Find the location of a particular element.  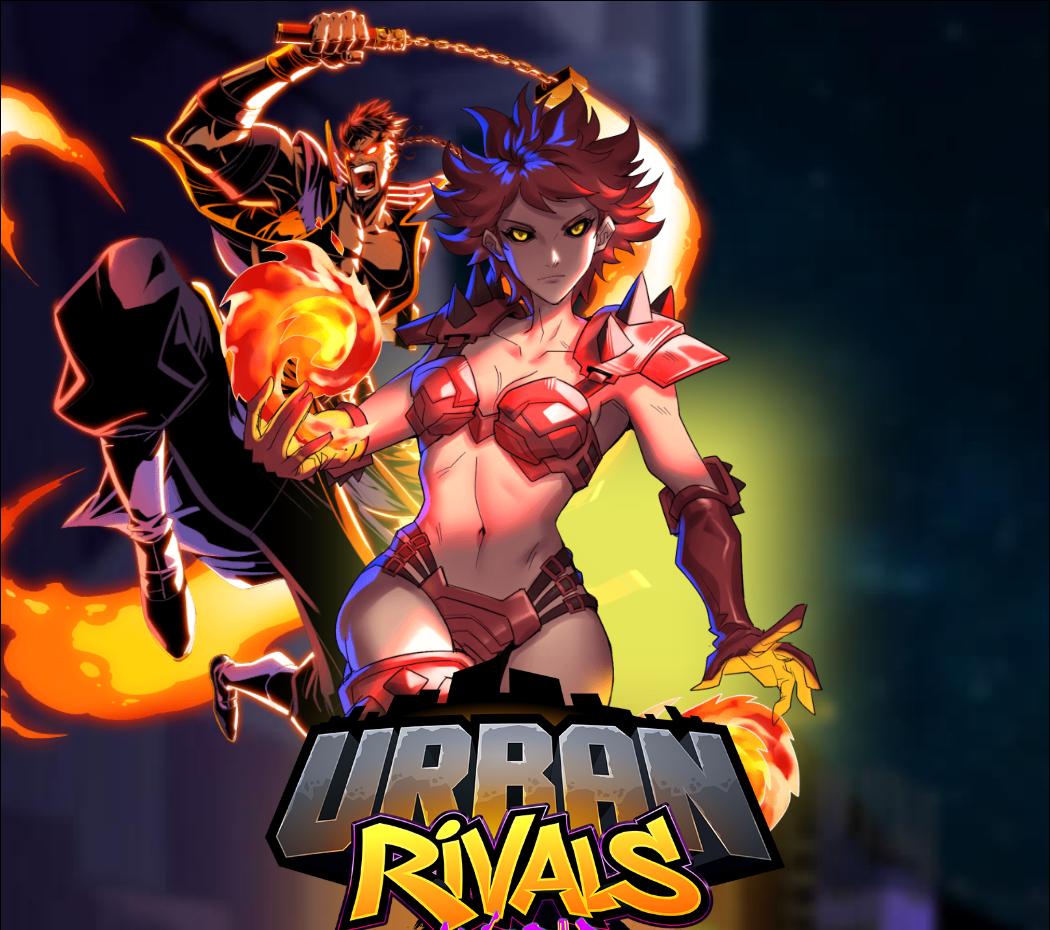

'The cursed DOMINION toys, the students of the SKEELZ academy, the goths from the NIGHTMARE manor, the phantom GHOSTOWN cowboys and the OBLIVION shape-shifters all have supernatural powers!' is located at coordinates (580, 639).